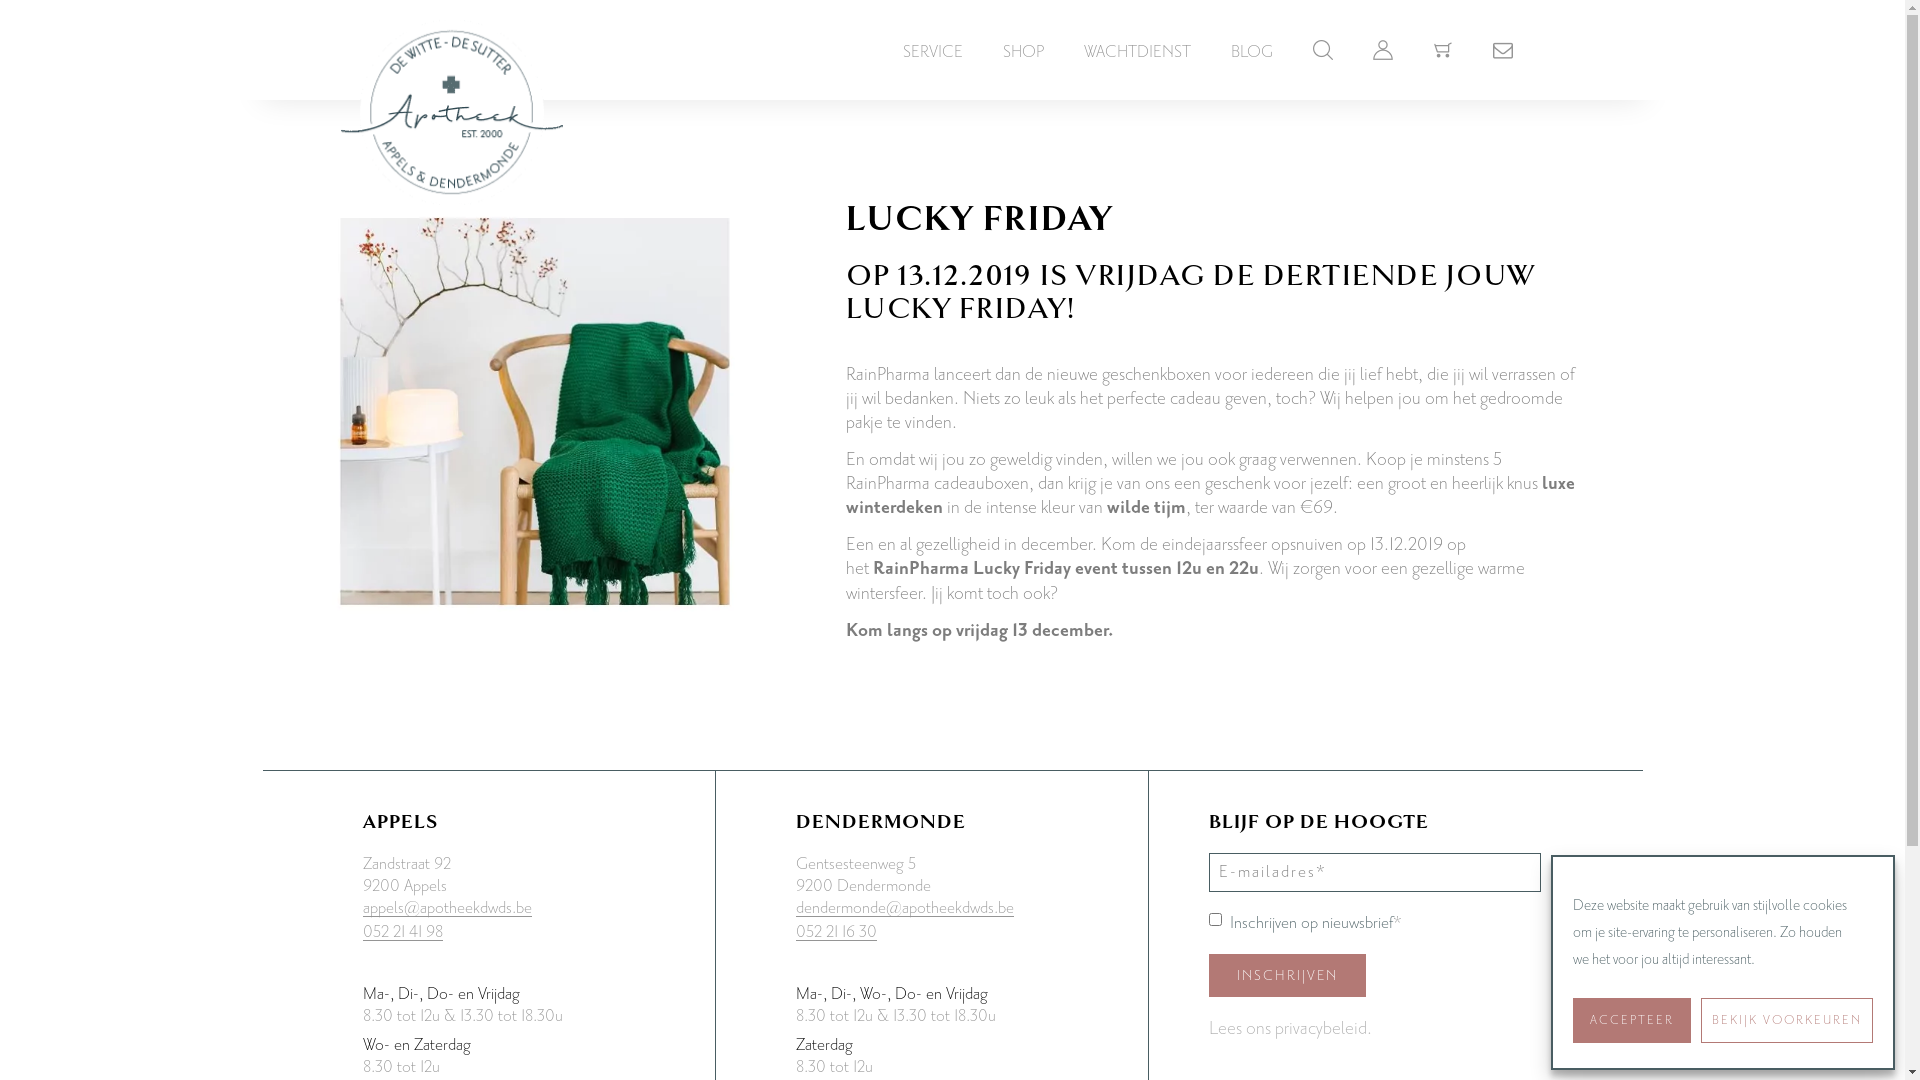 This screenshot has height=1080, width=1920. What do you see at coordinates (1250, 50) in the screenshot?
I see `'BLOG'` at bounding box center [1250, 50].